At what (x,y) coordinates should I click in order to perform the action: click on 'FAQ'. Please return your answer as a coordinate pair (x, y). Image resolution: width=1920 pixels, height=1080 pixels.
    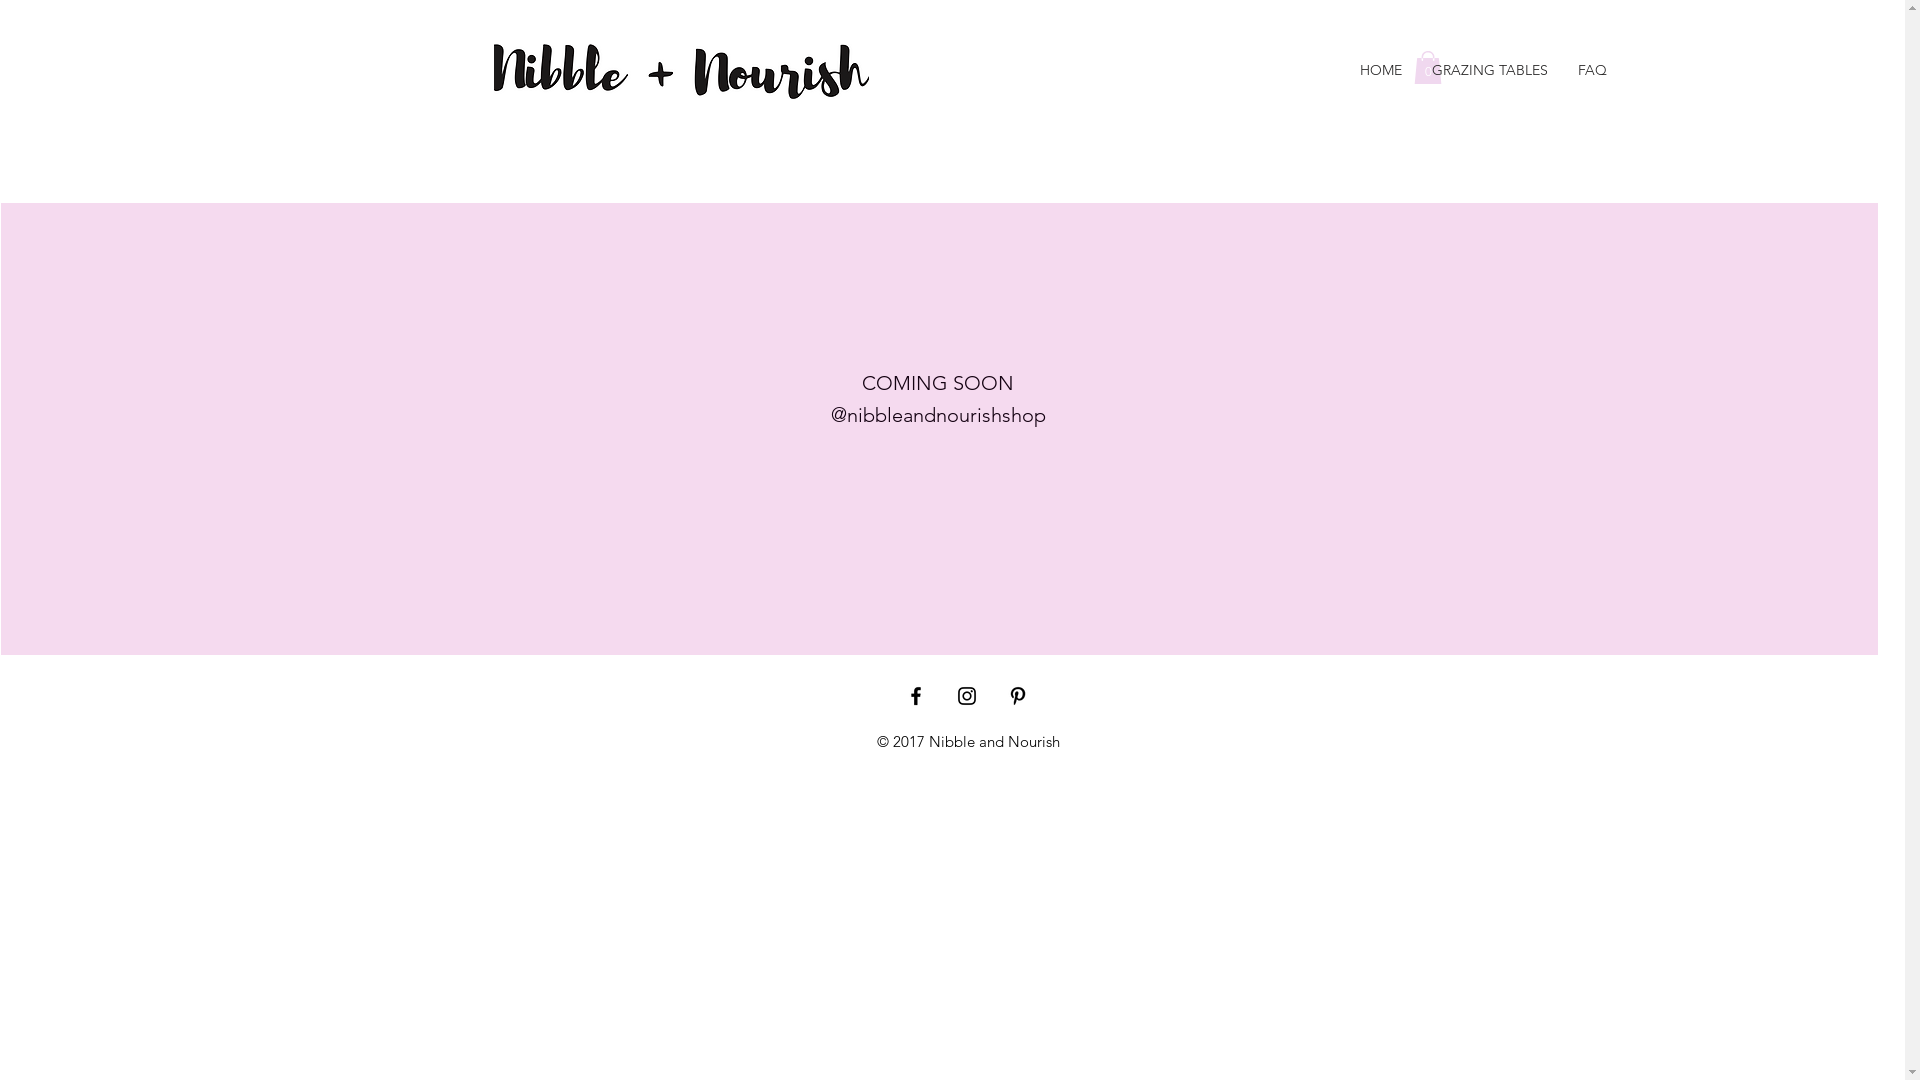
    Looking at the image, I should click on (1591, 69).